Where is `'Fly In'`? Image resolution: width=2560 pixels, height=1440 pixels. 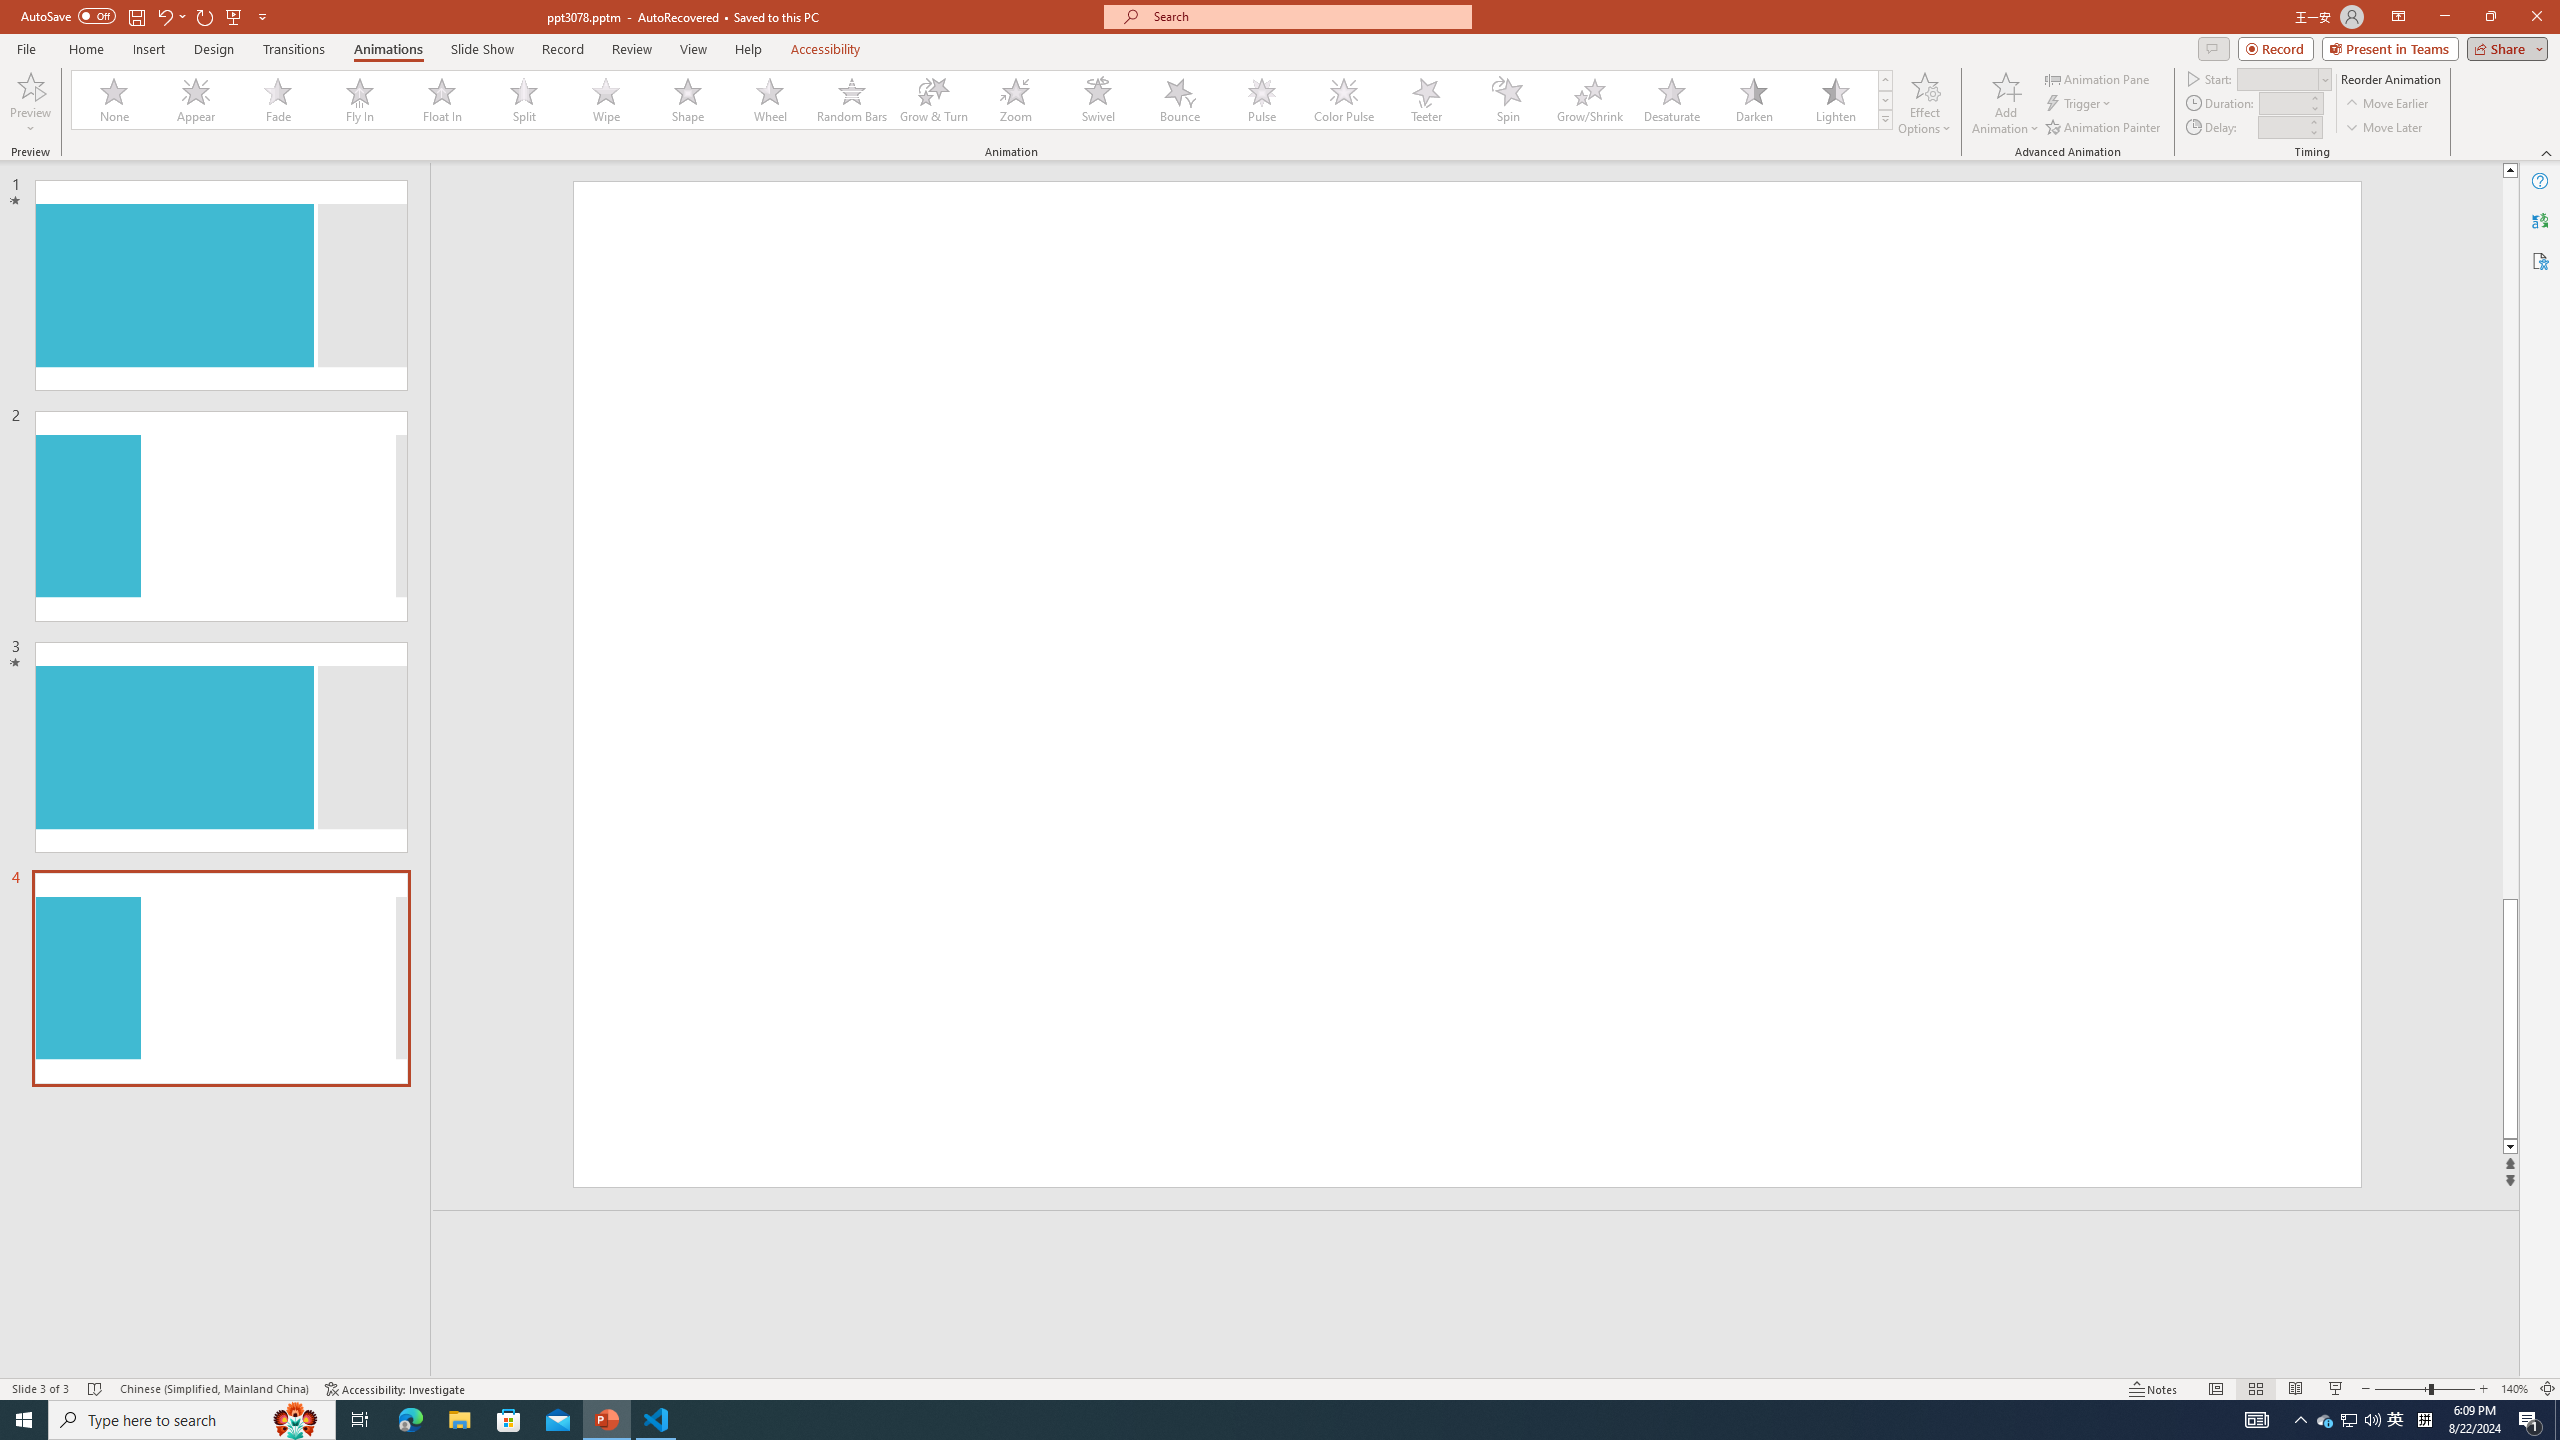 'Fly In' is located at coordinates (359, 99).